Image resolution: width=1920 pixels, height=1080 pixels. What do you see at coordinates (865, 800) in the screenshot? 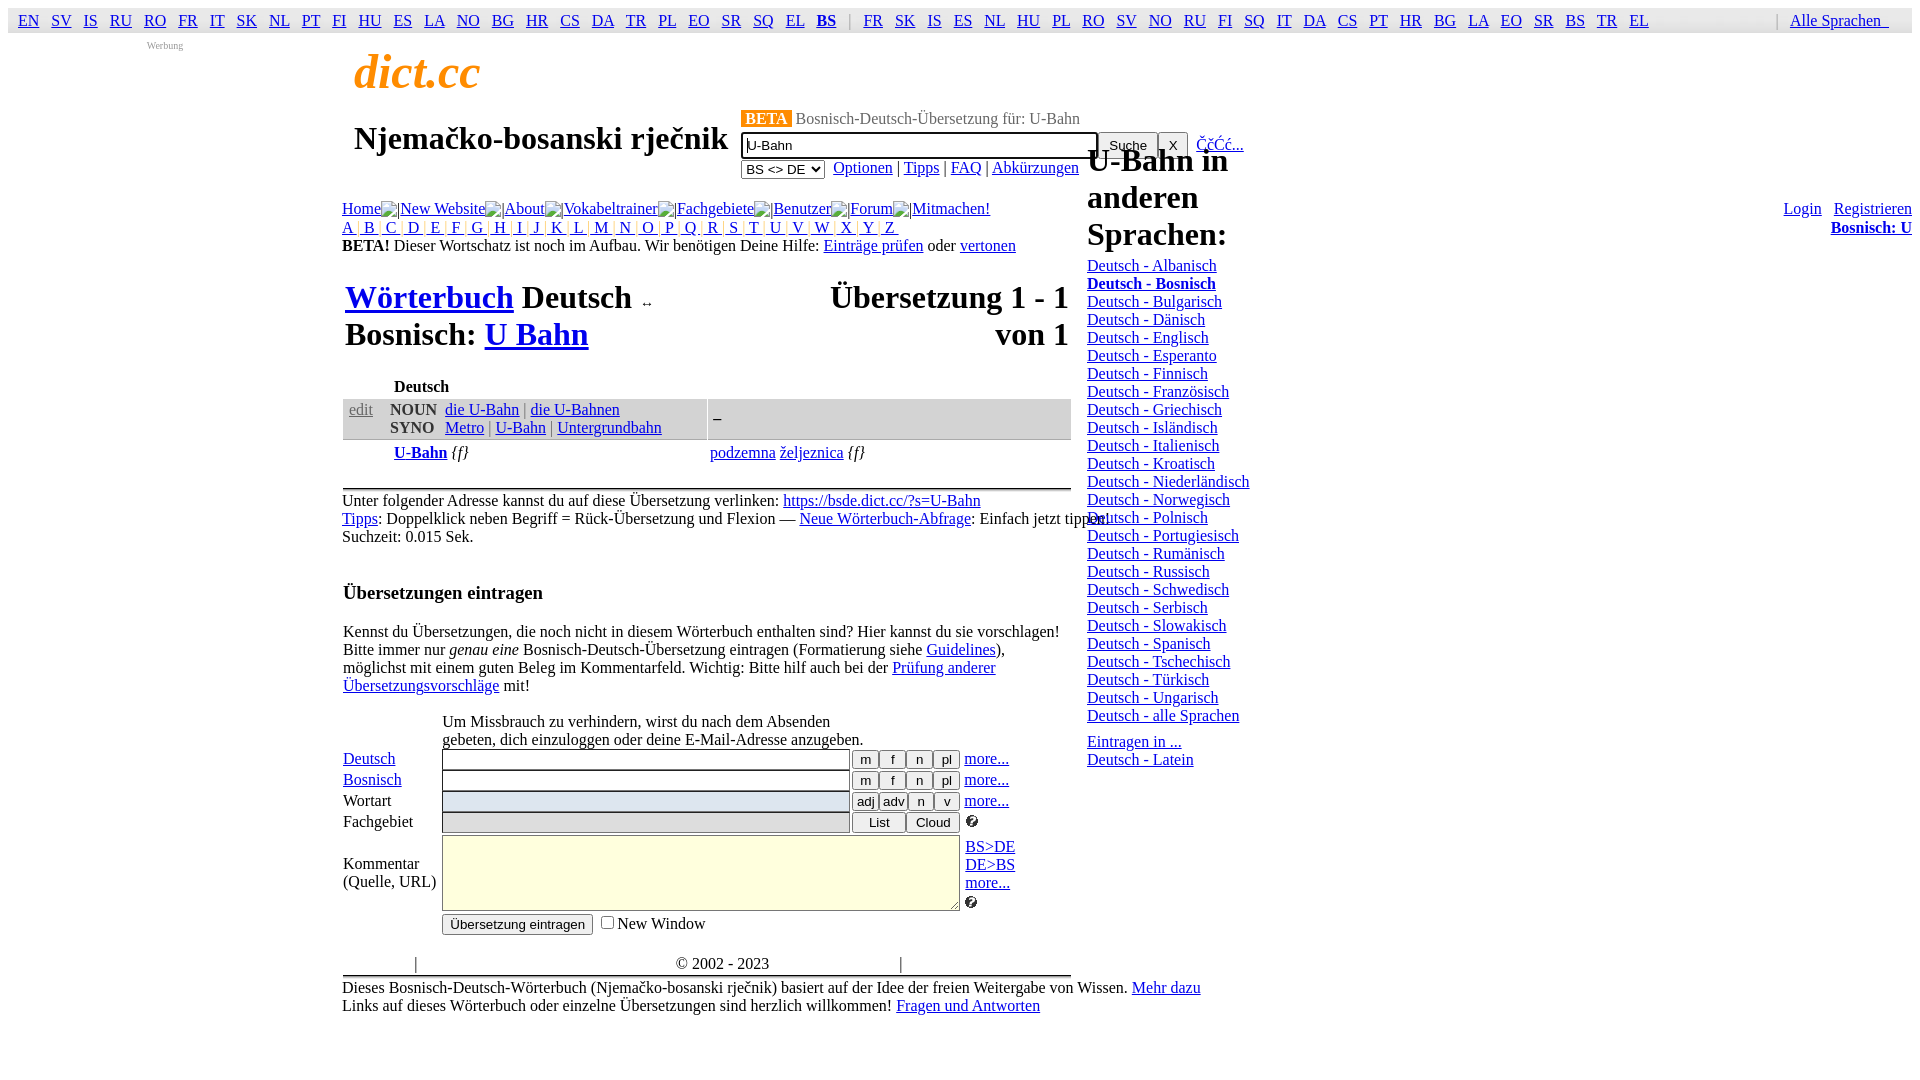
I see `'adj'` at bounding box center [865, 800].